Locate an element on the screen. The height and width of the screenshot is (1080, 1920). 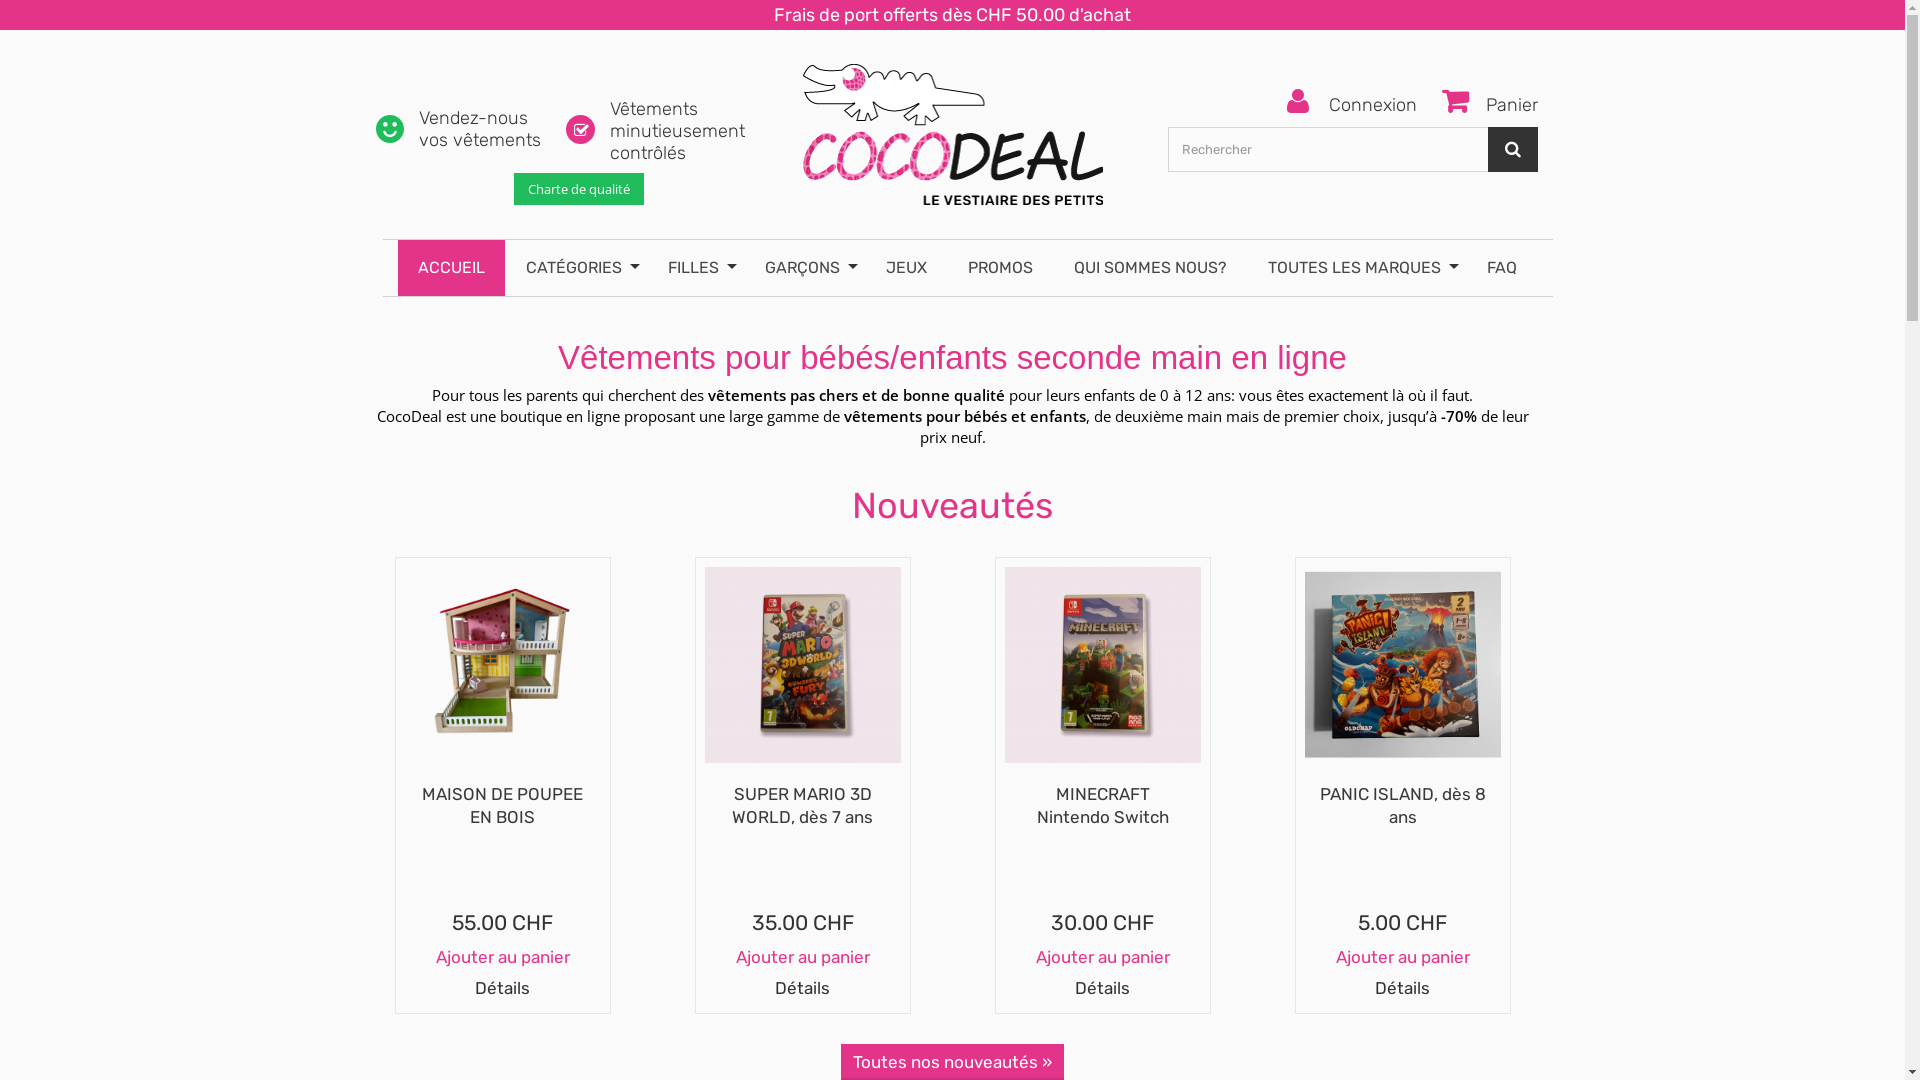
'MINECRAFT Nintendo Switch' is located at coordinates (1102, 805).